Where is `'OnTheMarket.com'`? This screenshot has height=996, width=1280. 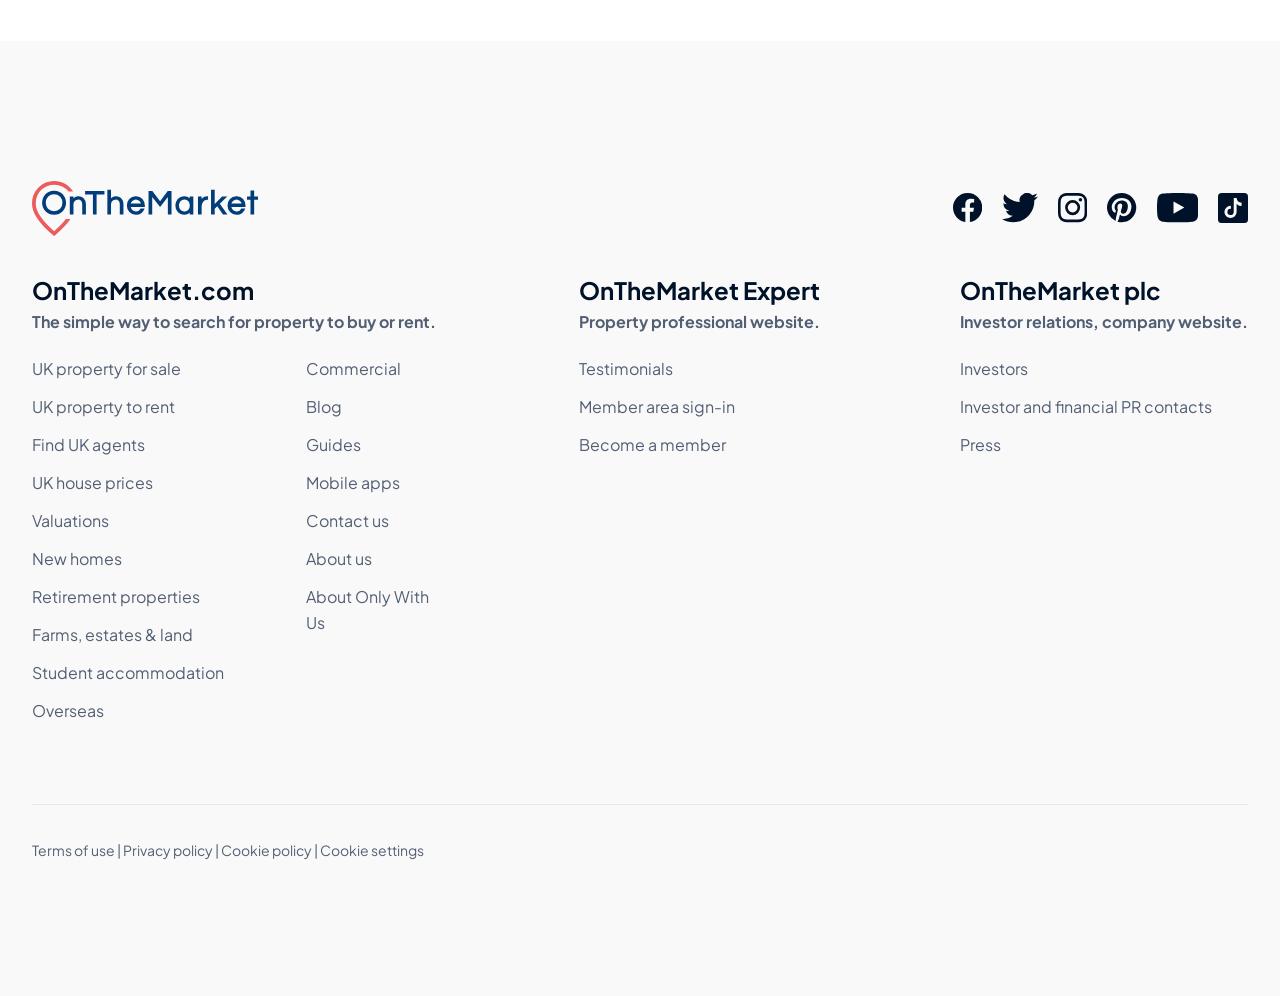
'OnTheMarket.com' is located at coordinates (141, 290).